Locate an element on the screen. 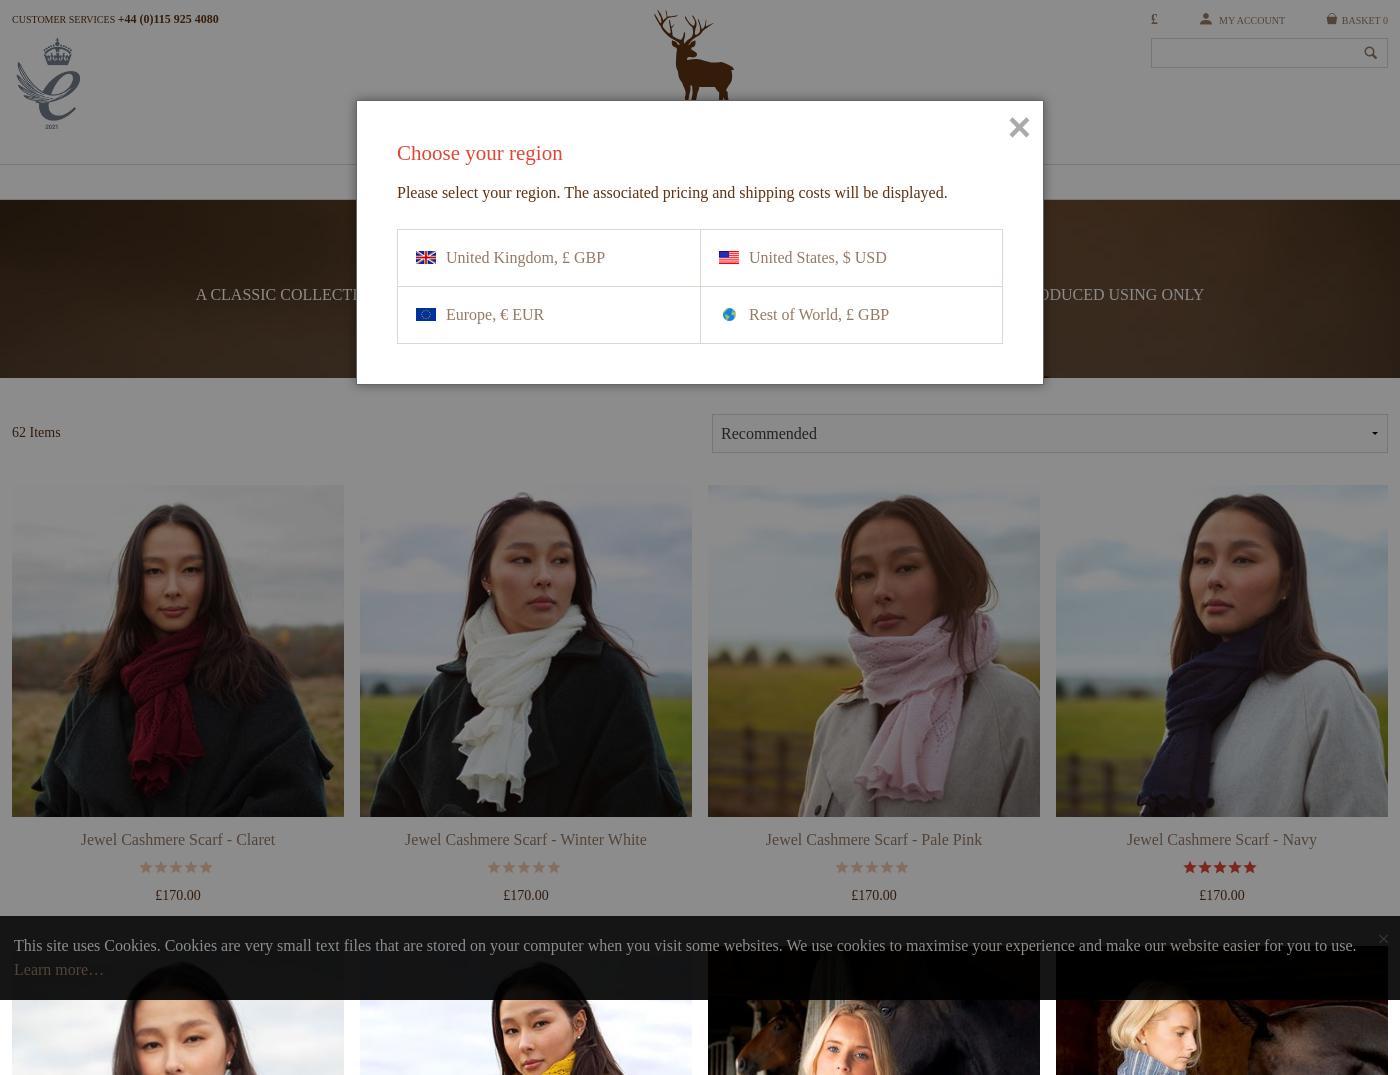 The height and width of the screenshot is (1075, 1400). 'Choose your region' is located at coordinates (479, 152).